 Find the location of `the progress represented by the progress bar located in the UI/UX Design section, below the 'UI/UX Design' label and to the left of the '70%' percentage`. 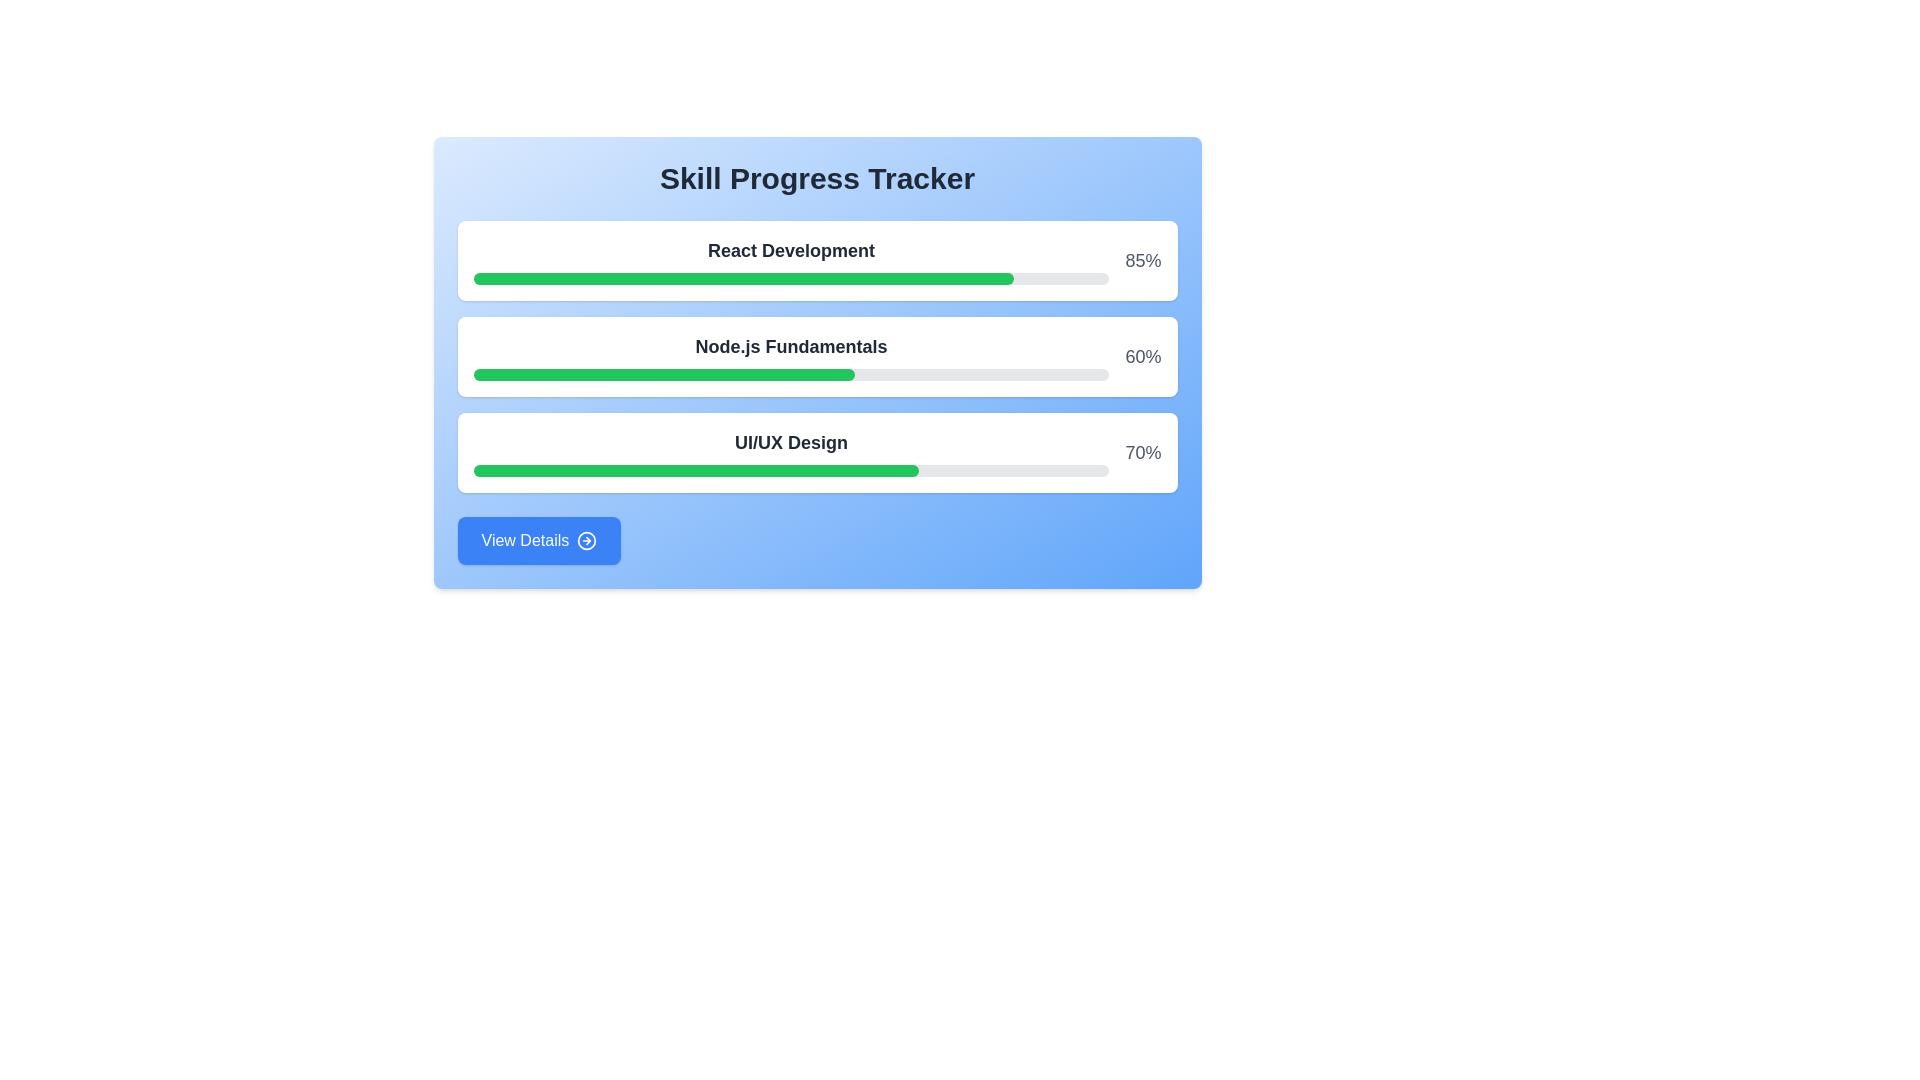

the progress represented by the progress bar located in the UI/UX Design section, below the 'UI/UX Design' label and to the left of the '70%' percentage is located at coordinates (790, 470).